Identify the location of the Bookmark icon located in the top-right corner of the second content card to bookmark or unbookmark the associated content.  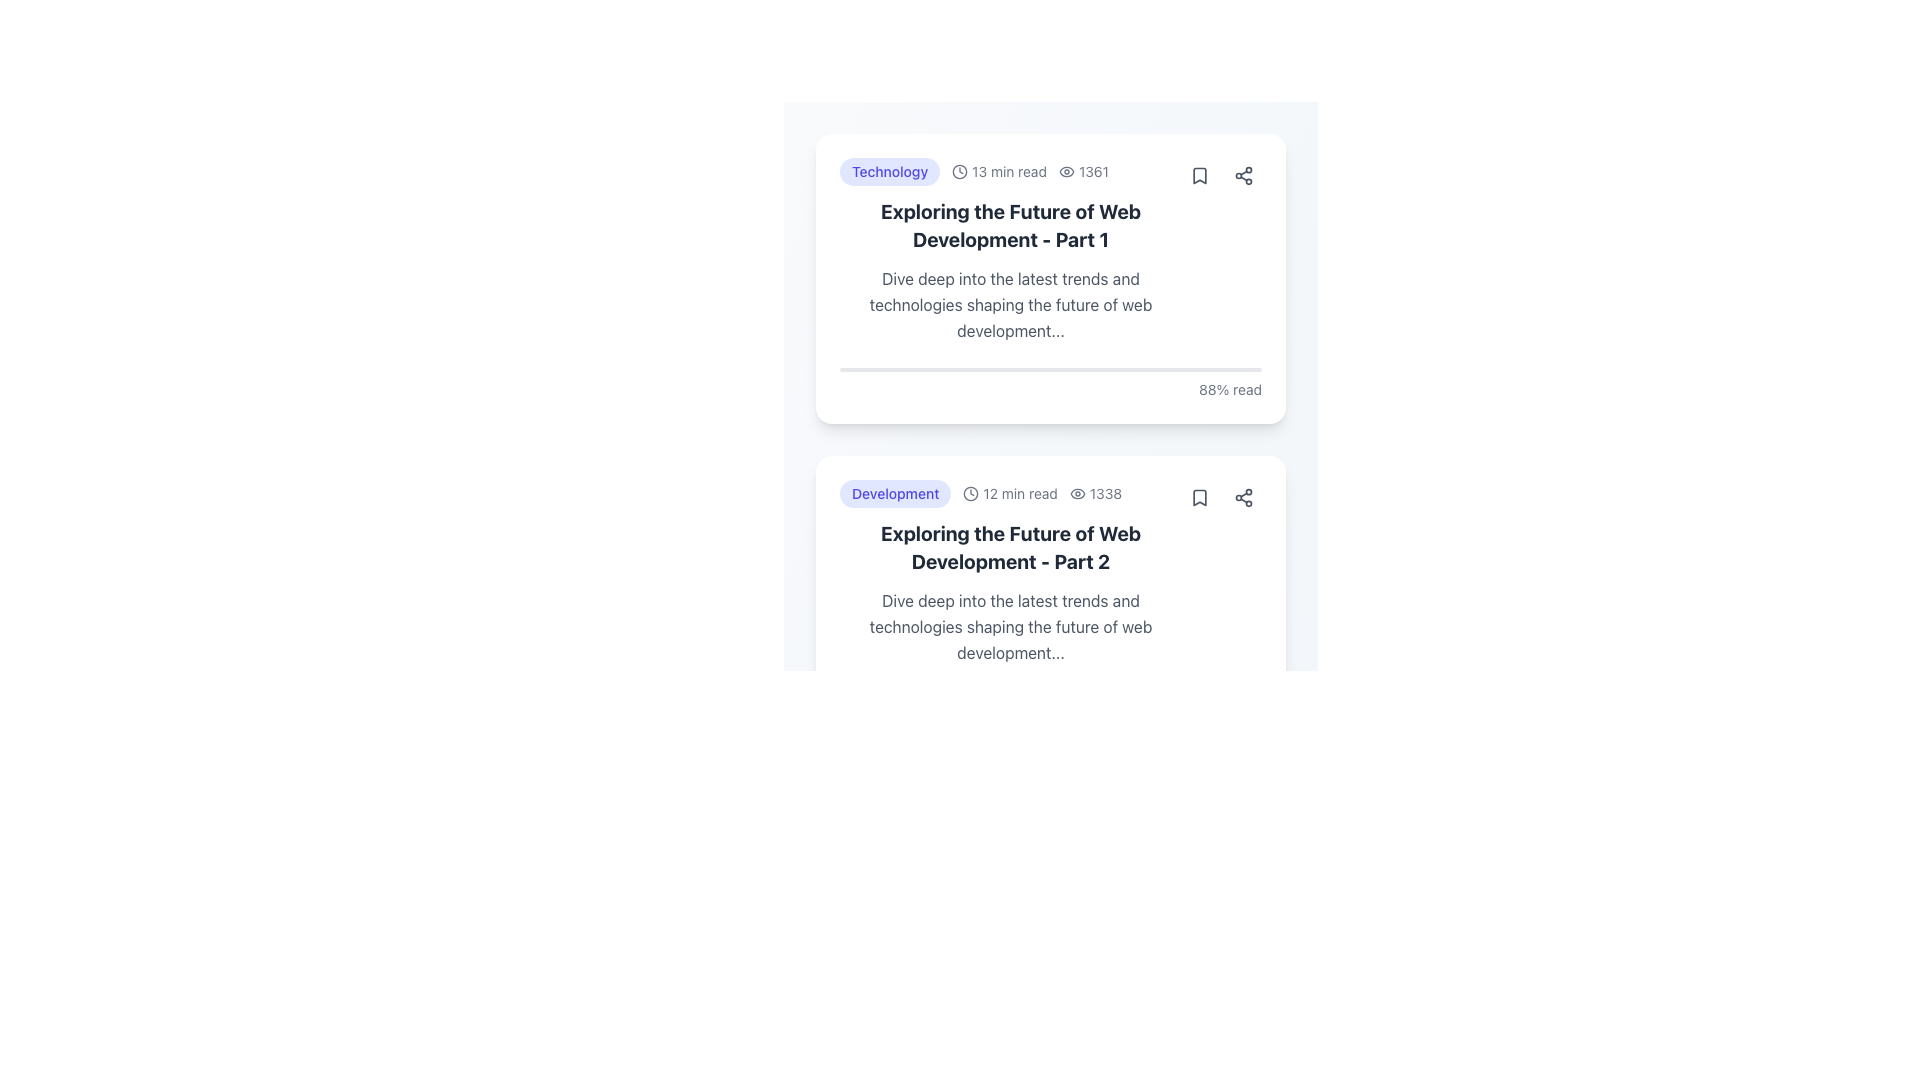
(1200, 496).